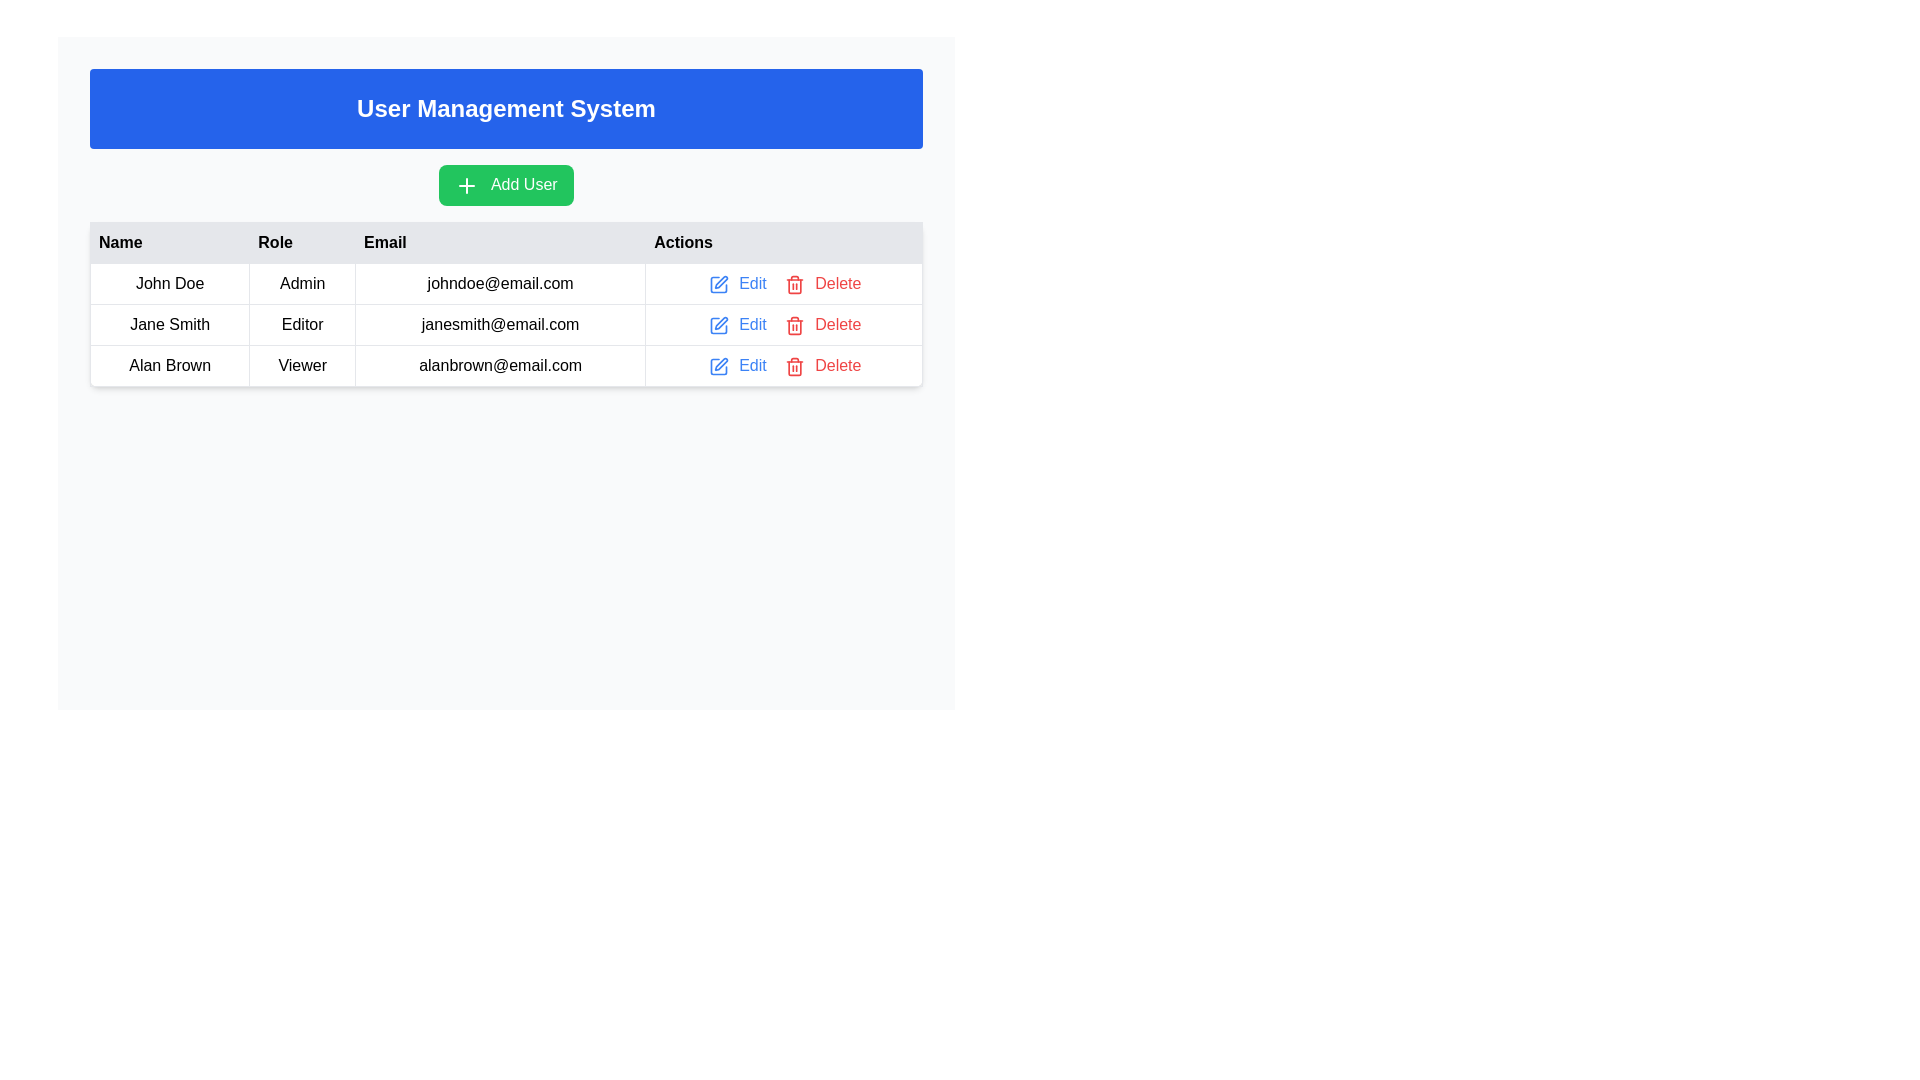 This screenshot has height=1080, width=1920. Describe the element at coordinates (718, 284) in the screenshot. I see `the decorative graphic icon component on the left side of the 'Edit' icon in the 'Actions' column of the second row corresponding to 'Jane Smith'` at that location.